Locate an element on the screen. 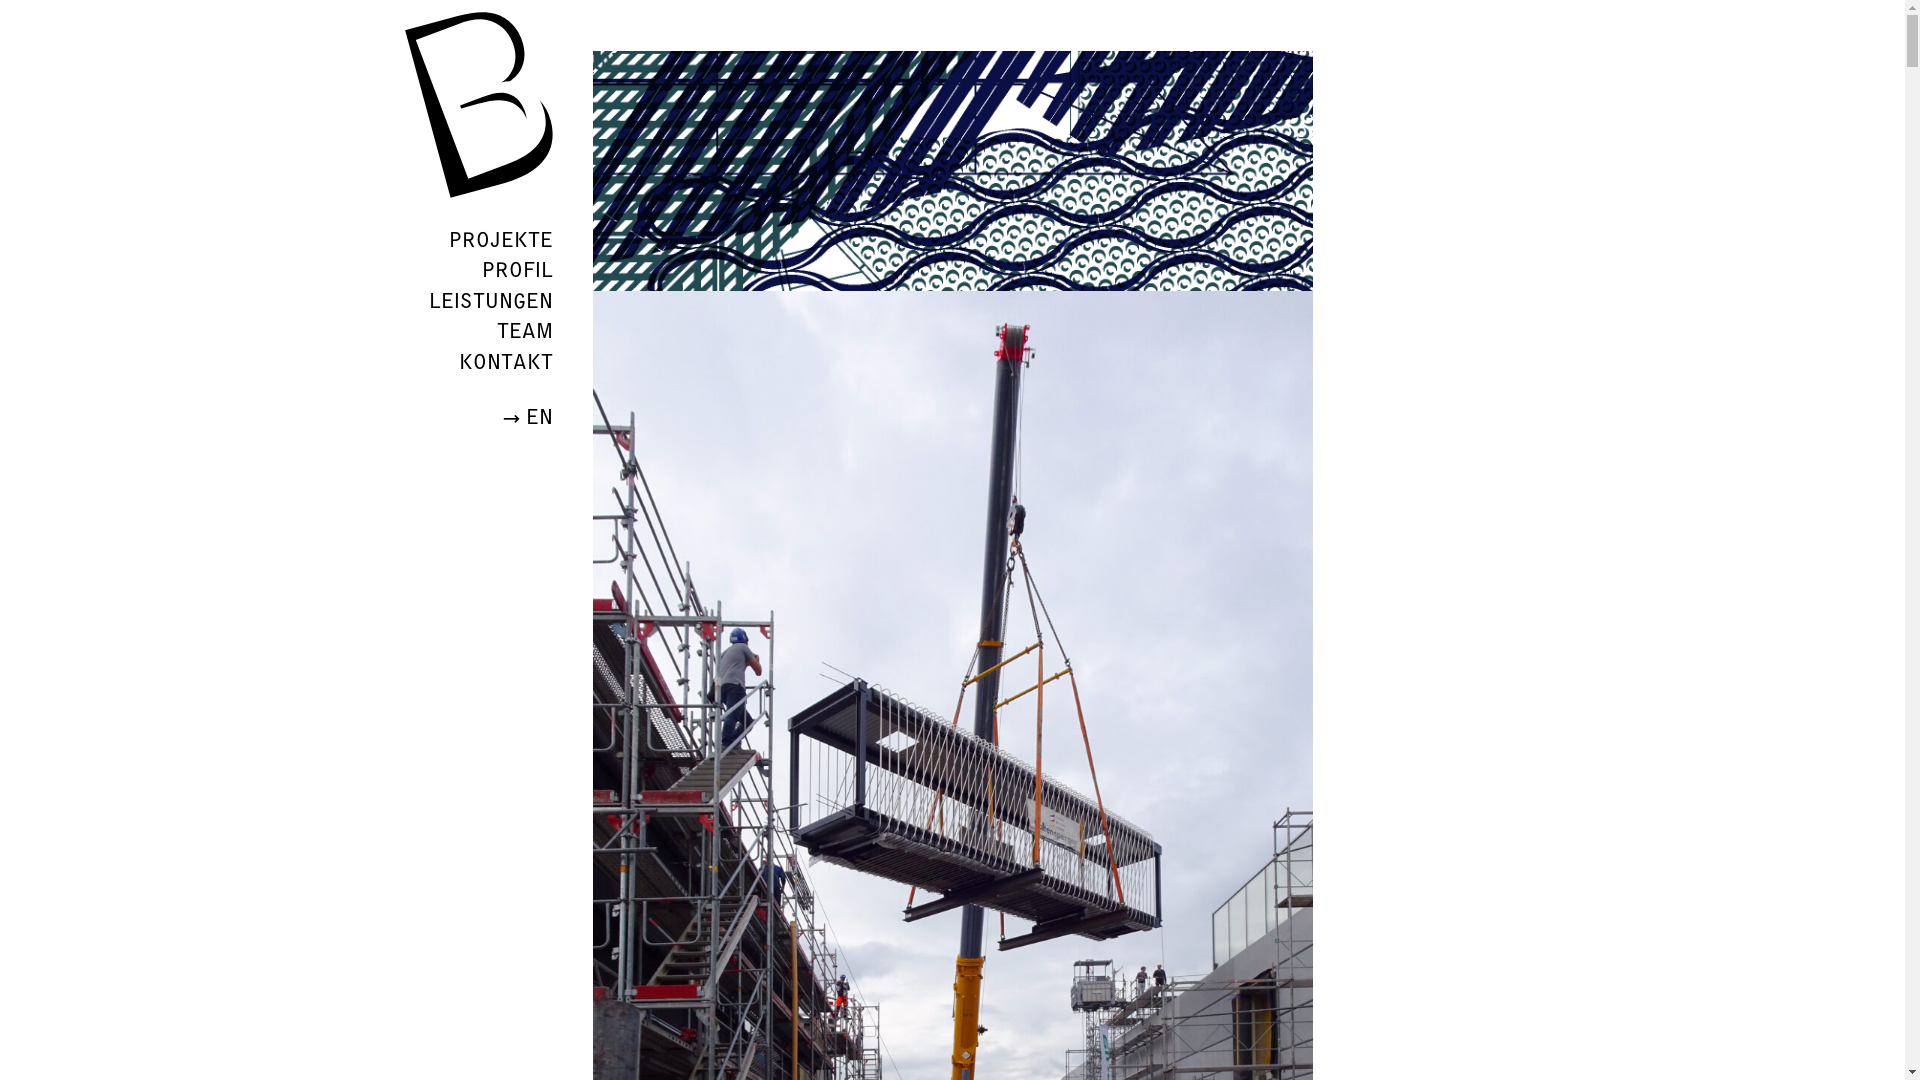 This screenshot has width=1920, height=1080. 'PROJEKTE' is located at coordinates (499, 238).